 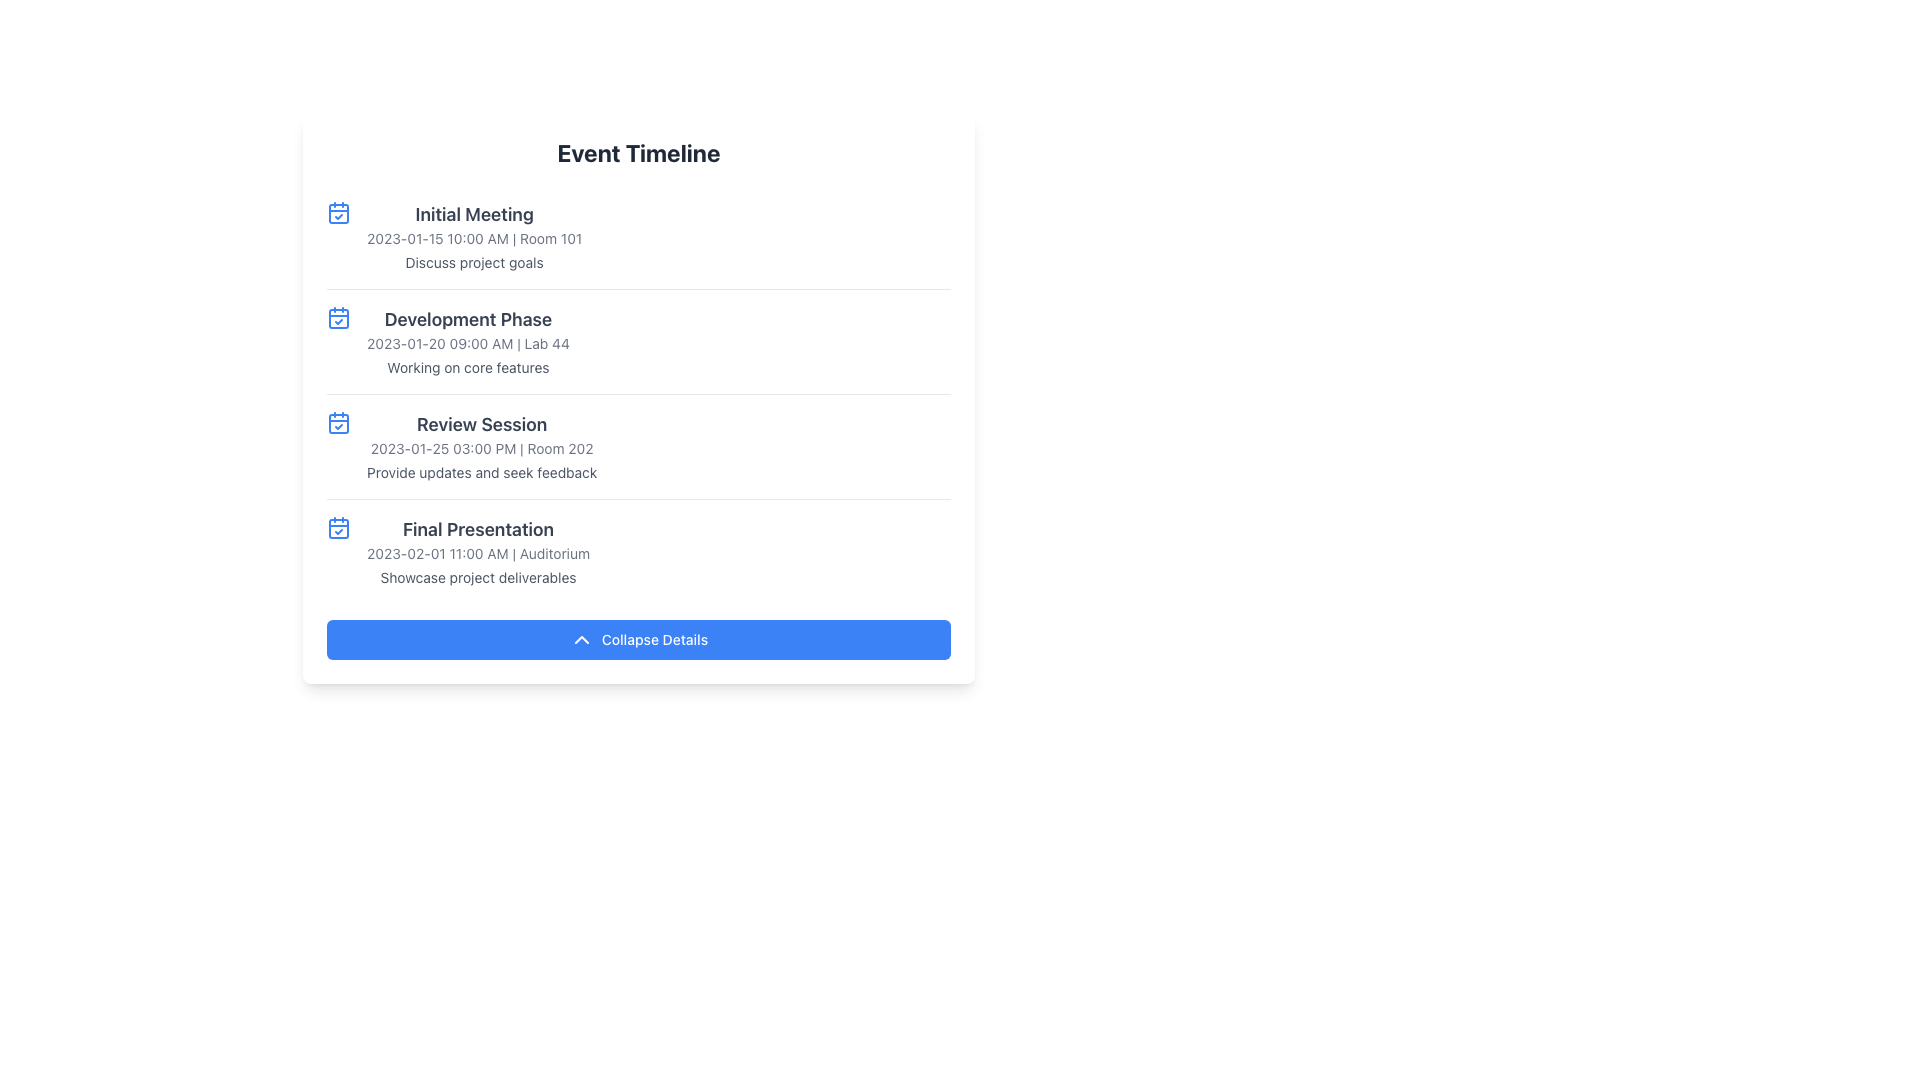 I want to click on the Event Detail Block that provides details for an event including its title, date, time, location, and description of objectives, which is positioned first in the Event Timeline, so click(x=637, y=235).